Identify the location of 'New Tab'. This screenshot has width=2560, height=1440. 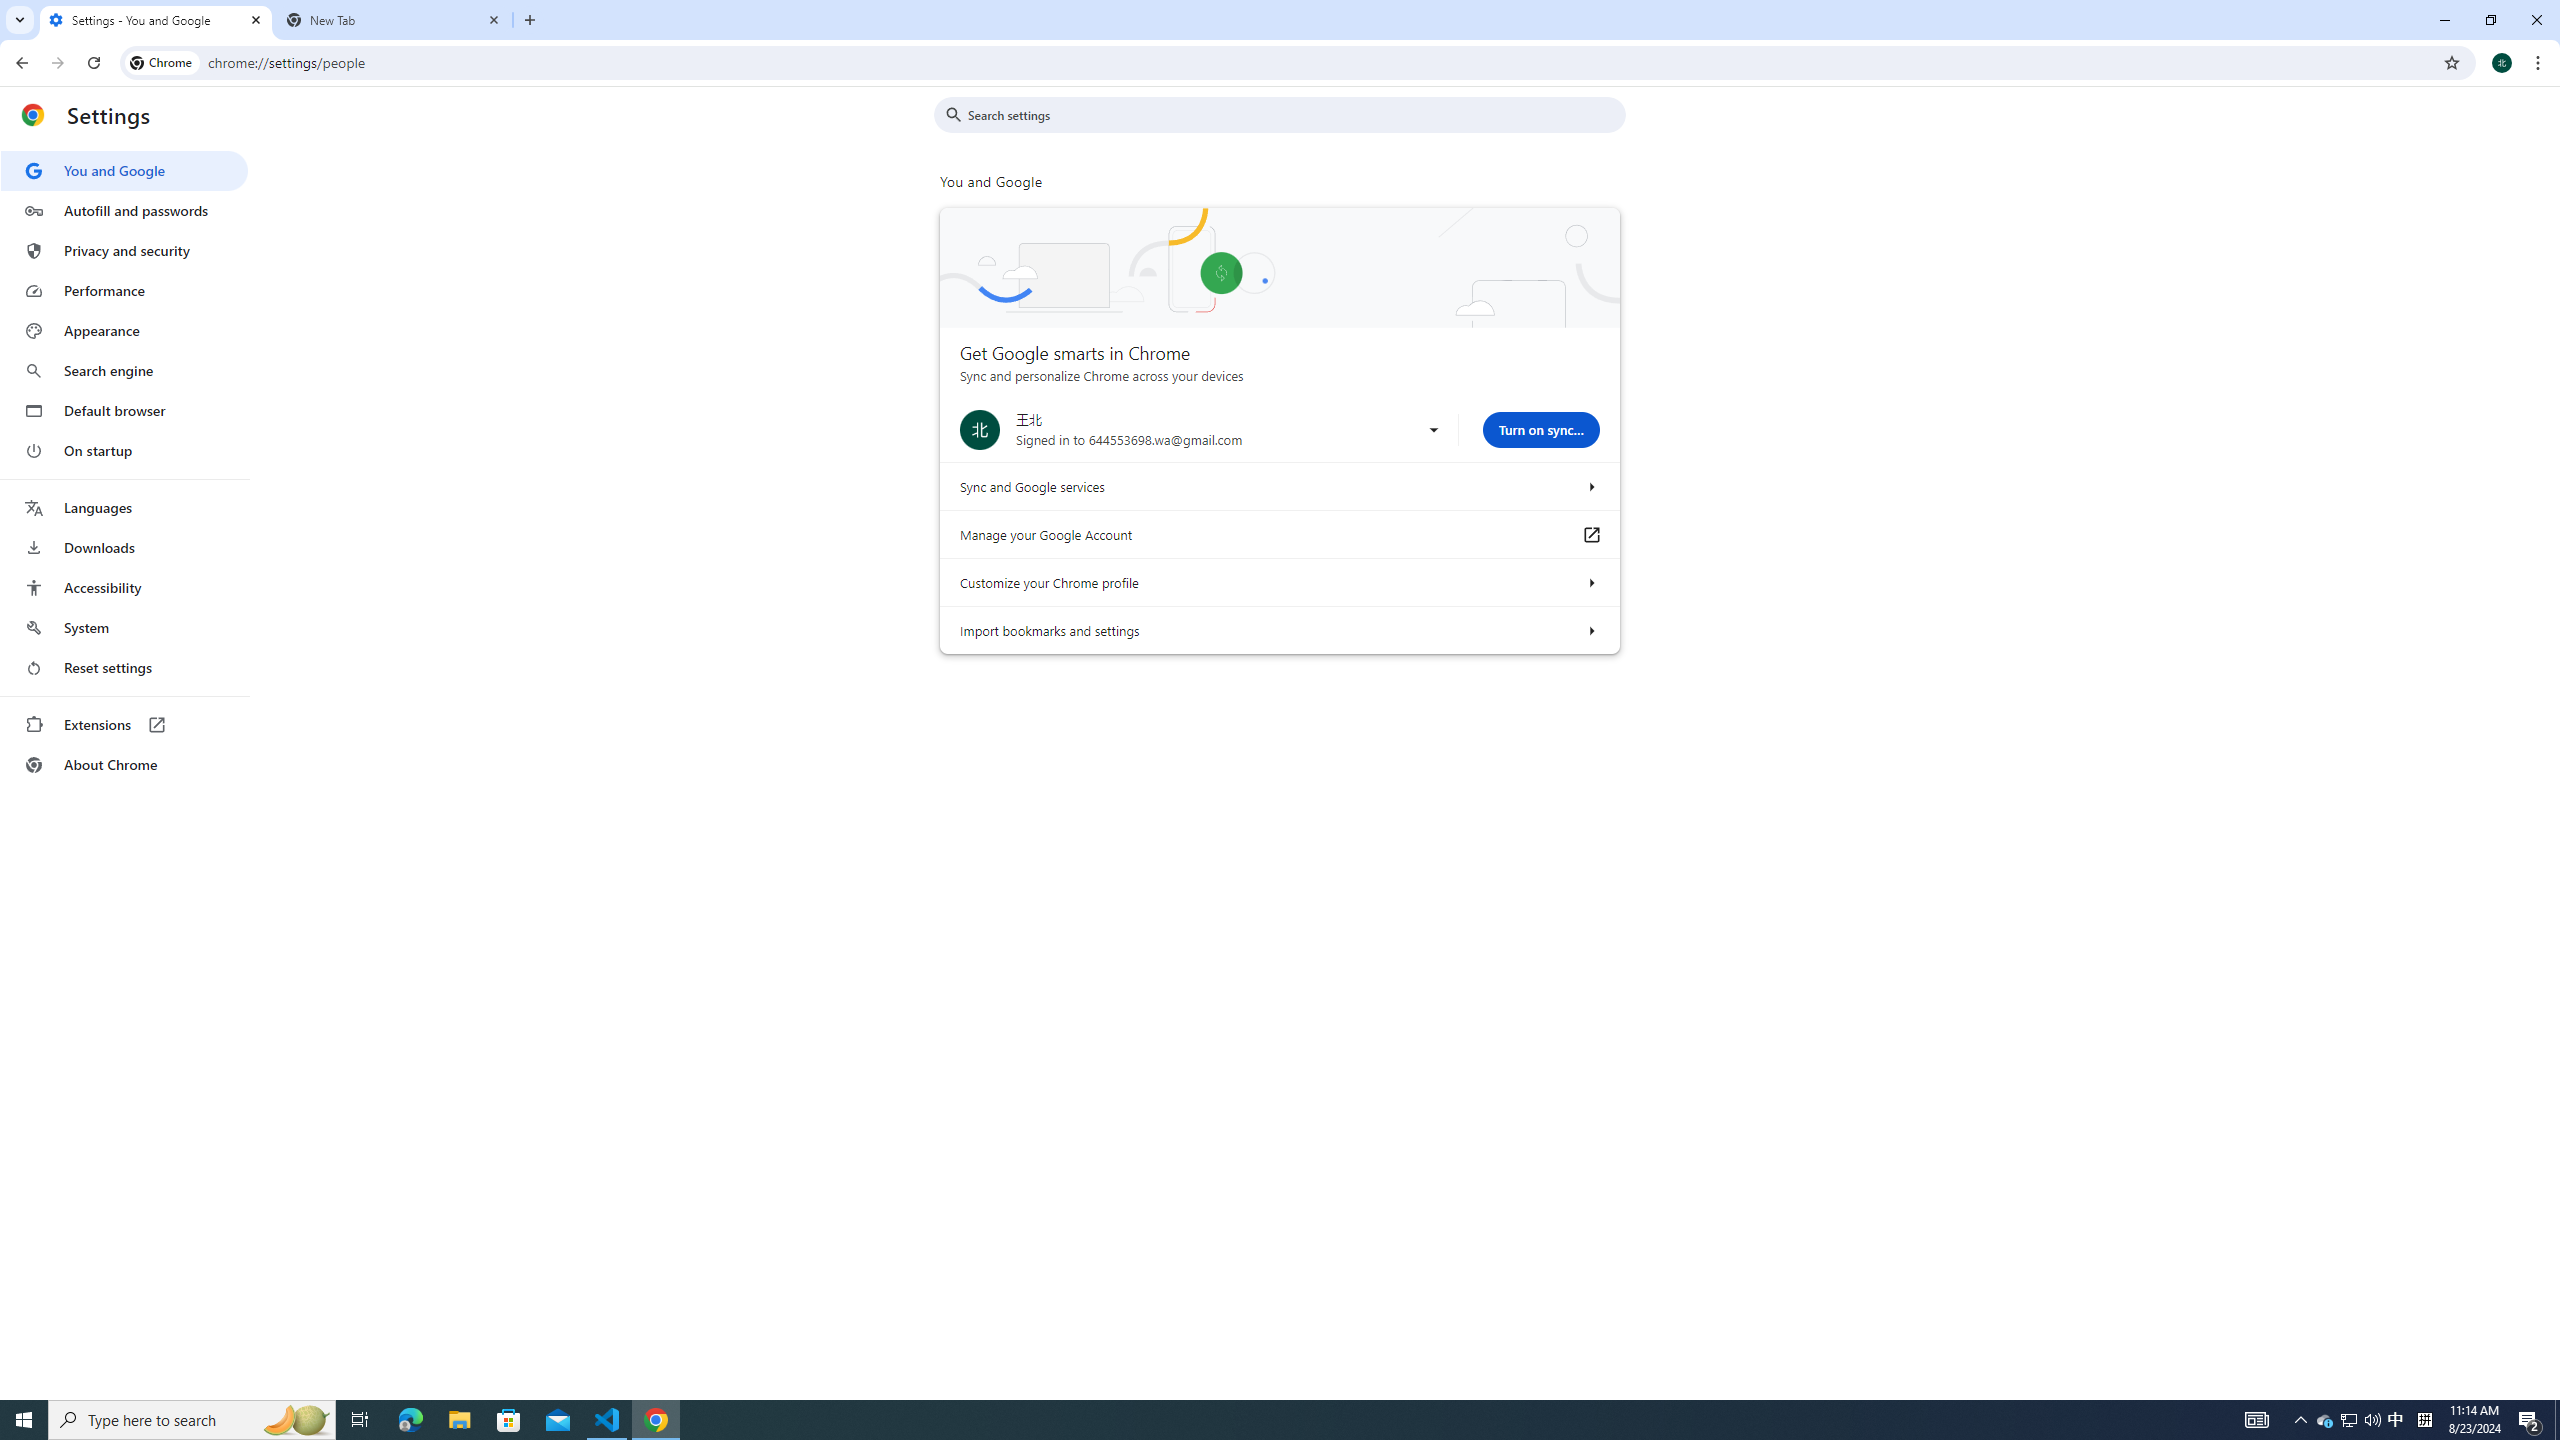
(394, 19).